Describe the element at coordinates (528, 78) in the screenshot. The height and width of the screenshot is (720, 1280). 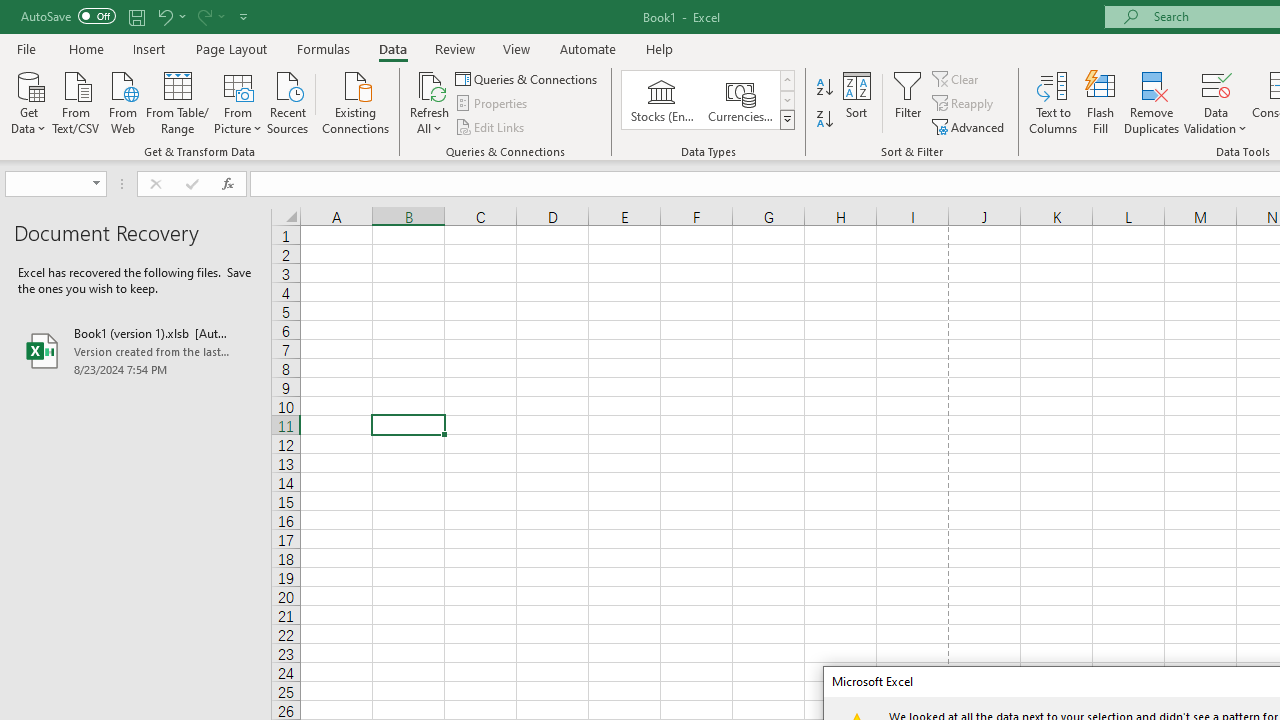
I see `'Queries & Connections'` at that location.